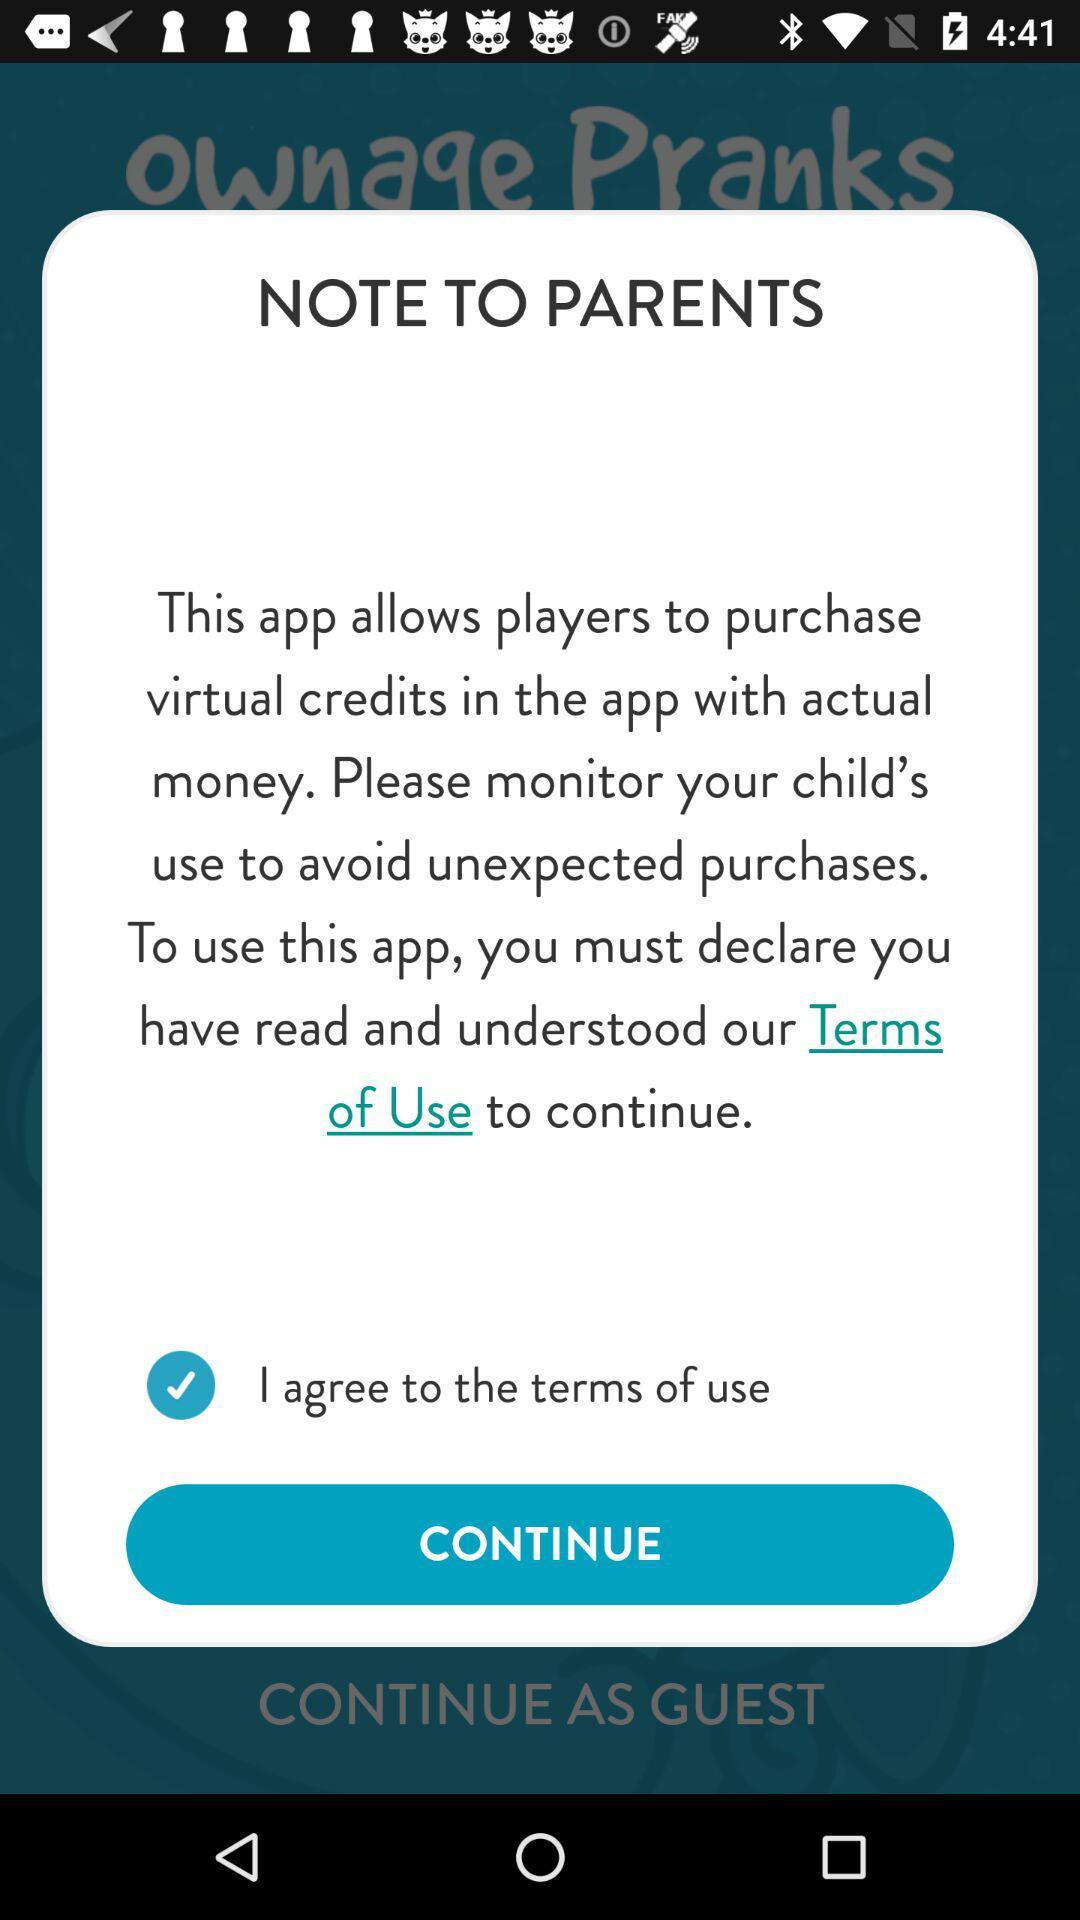 The image size is (1080, 1920). Describe the element at coordinates (540, 1543) in the screenshot. I see `item below the i agree to` at that location.